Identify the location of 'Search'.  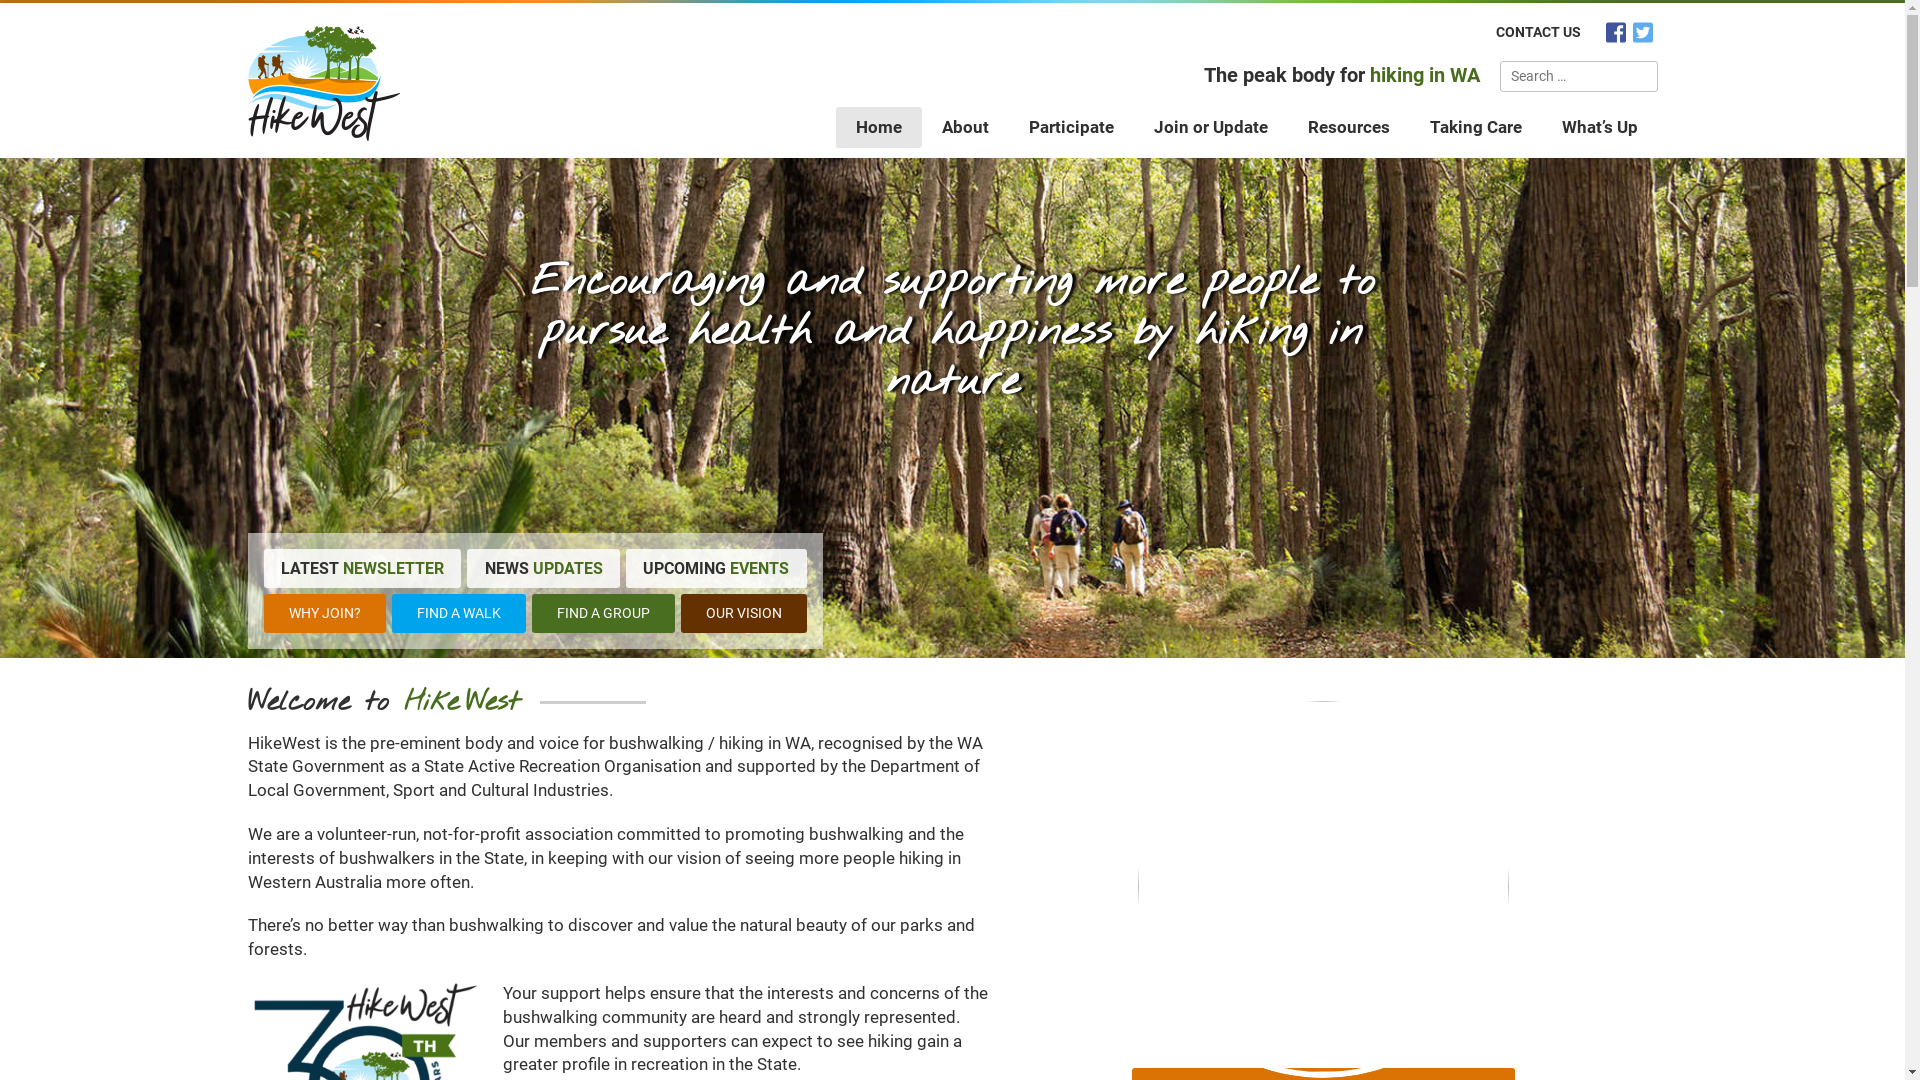
(1622, 74).